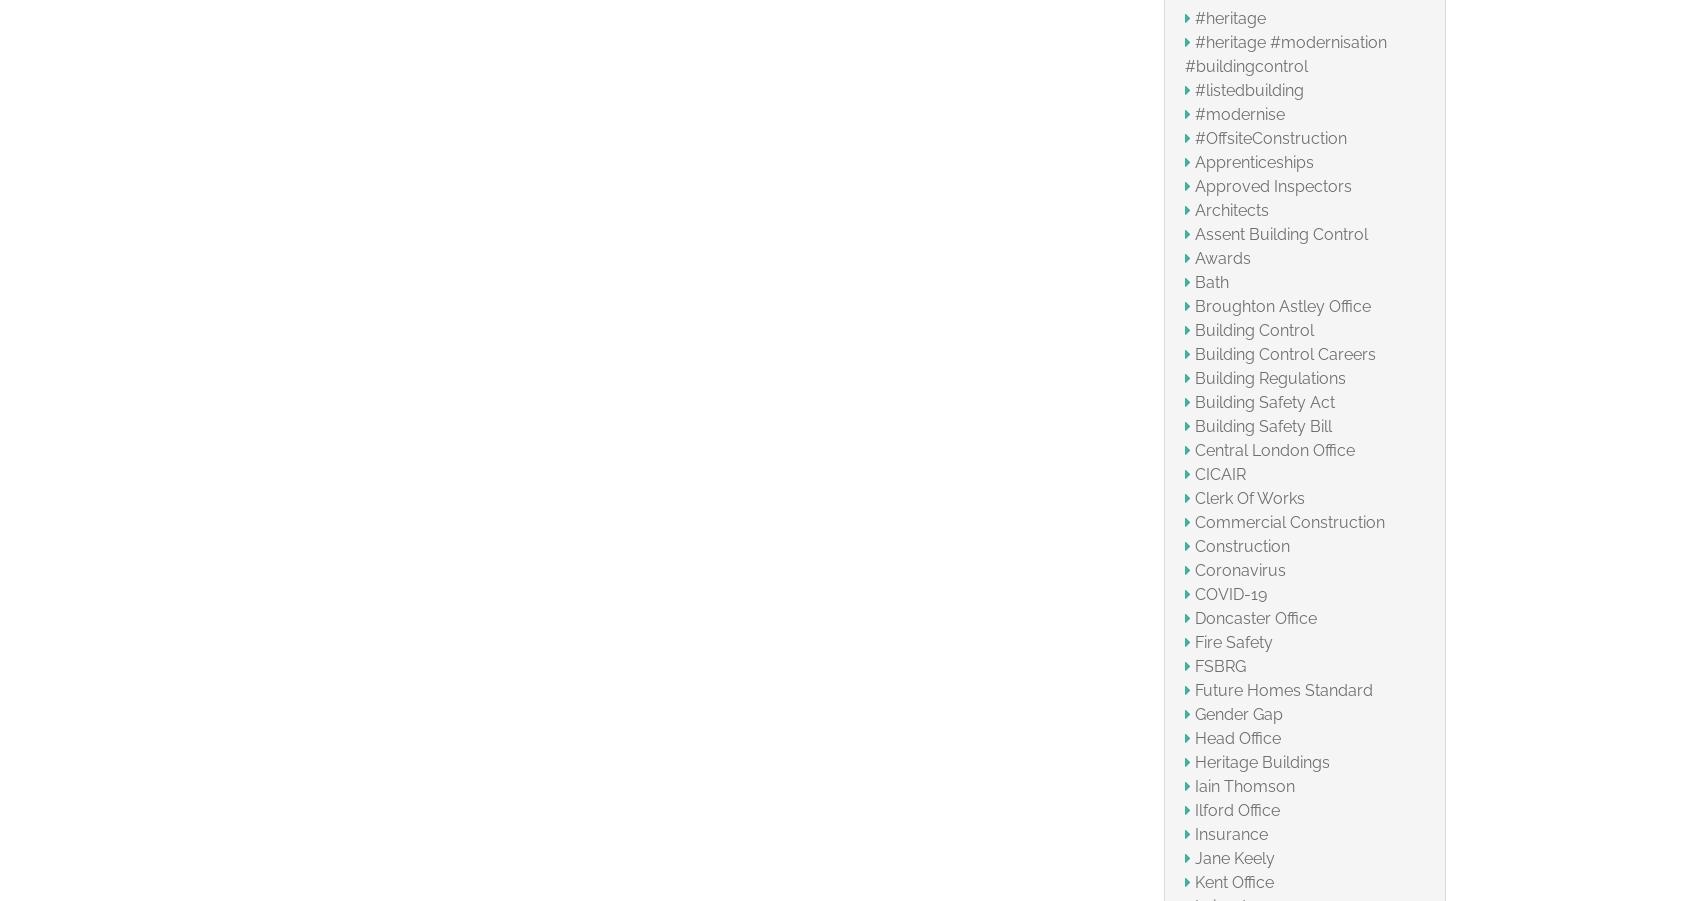 The image size is (1692, 901). Describe the element at coordinates (1219, 665) in the screenshot. I see `'FSBRG'` at that location.